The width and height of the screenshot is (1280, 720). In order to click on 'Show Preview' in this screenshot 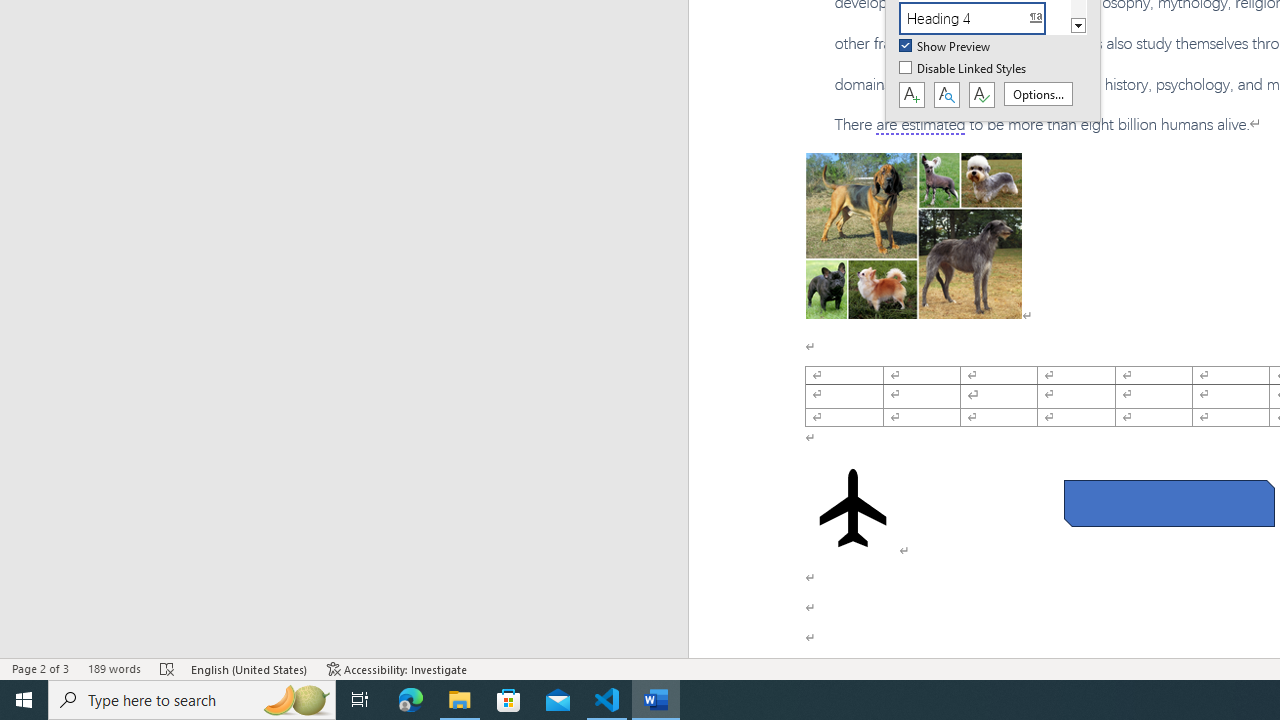, I will do `click(945, 46)`.